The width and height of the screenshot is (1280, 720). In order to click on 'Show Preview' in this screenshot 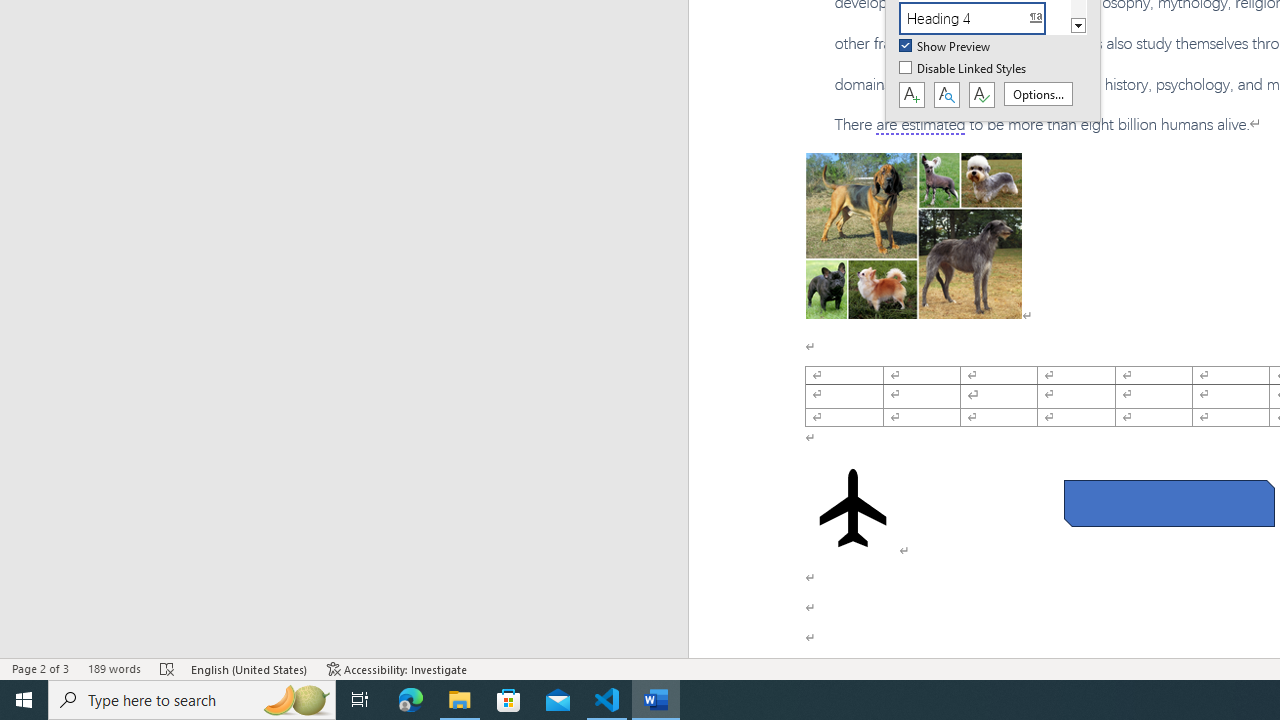, I will do `click(945, 46)`.